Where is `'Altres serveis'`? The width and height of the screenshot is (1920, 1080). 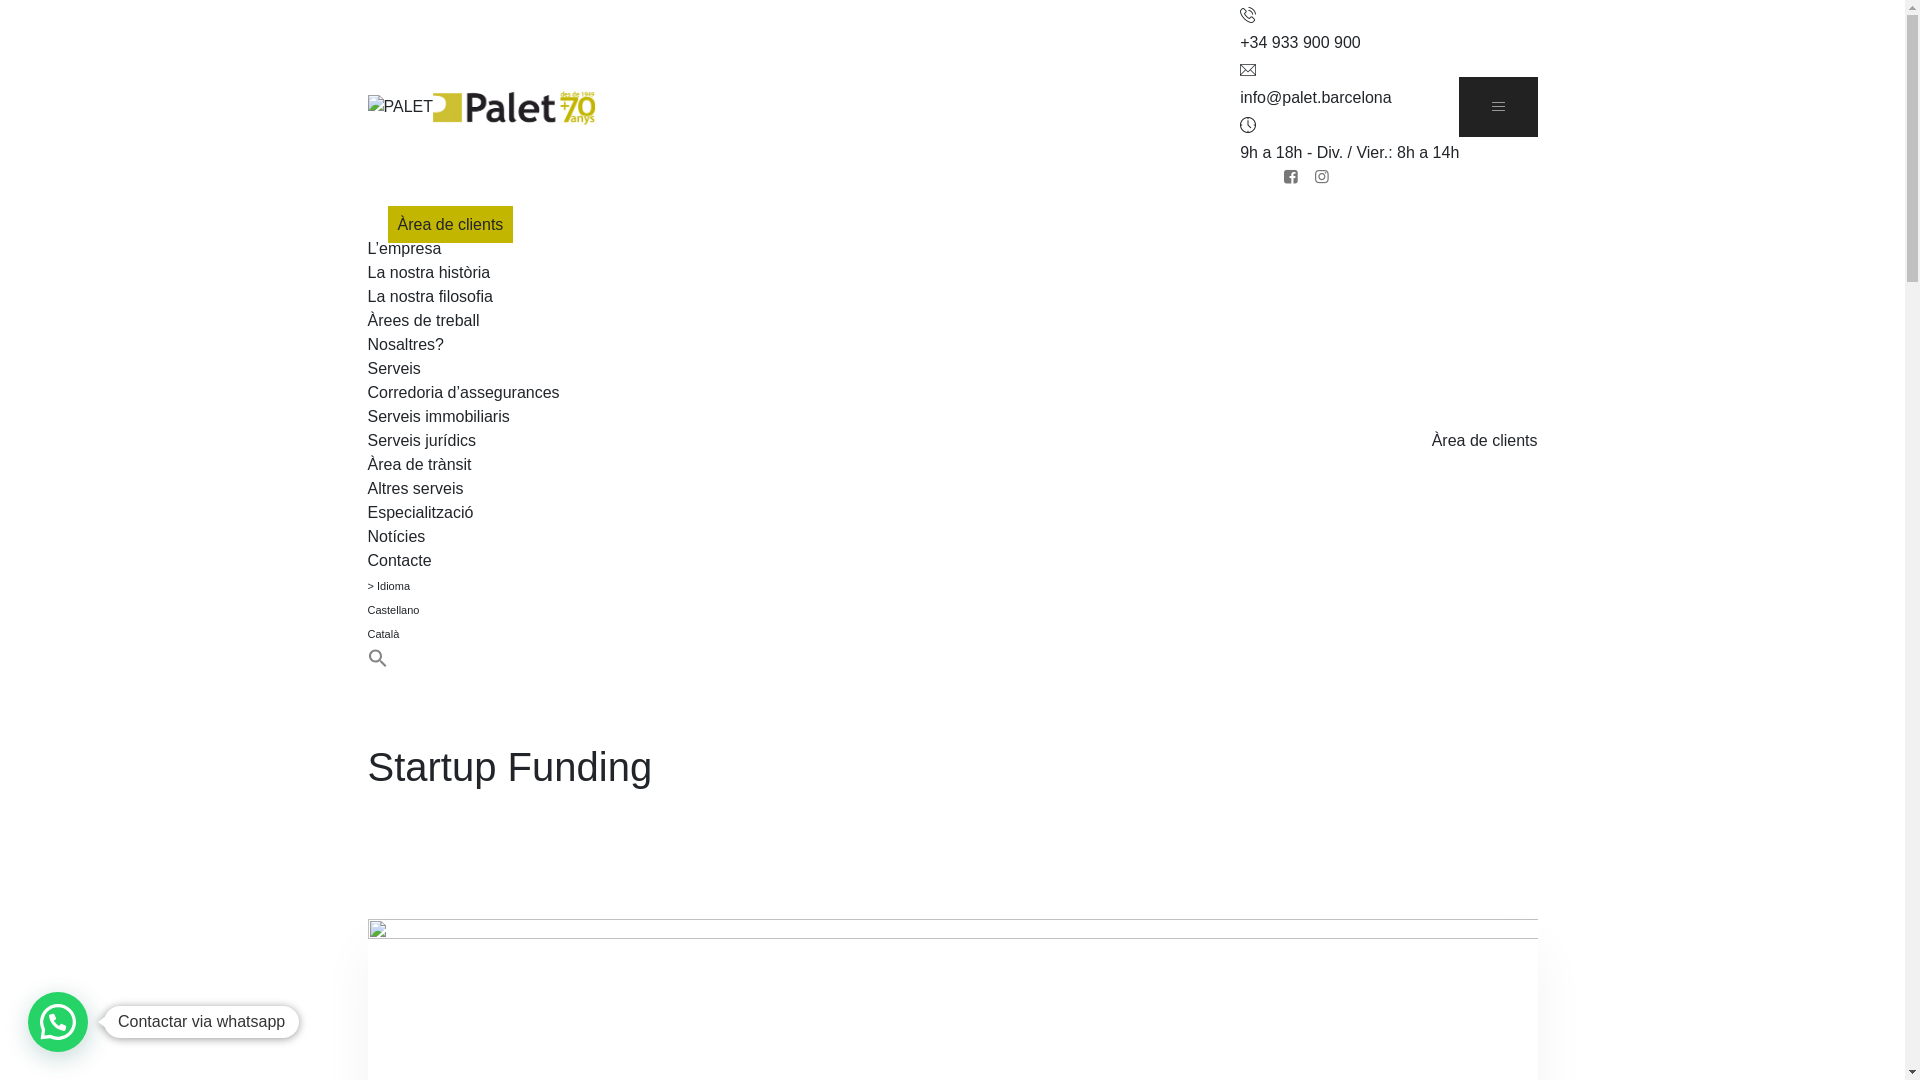 'Altres serveis' is located at coordinates (415, 488).